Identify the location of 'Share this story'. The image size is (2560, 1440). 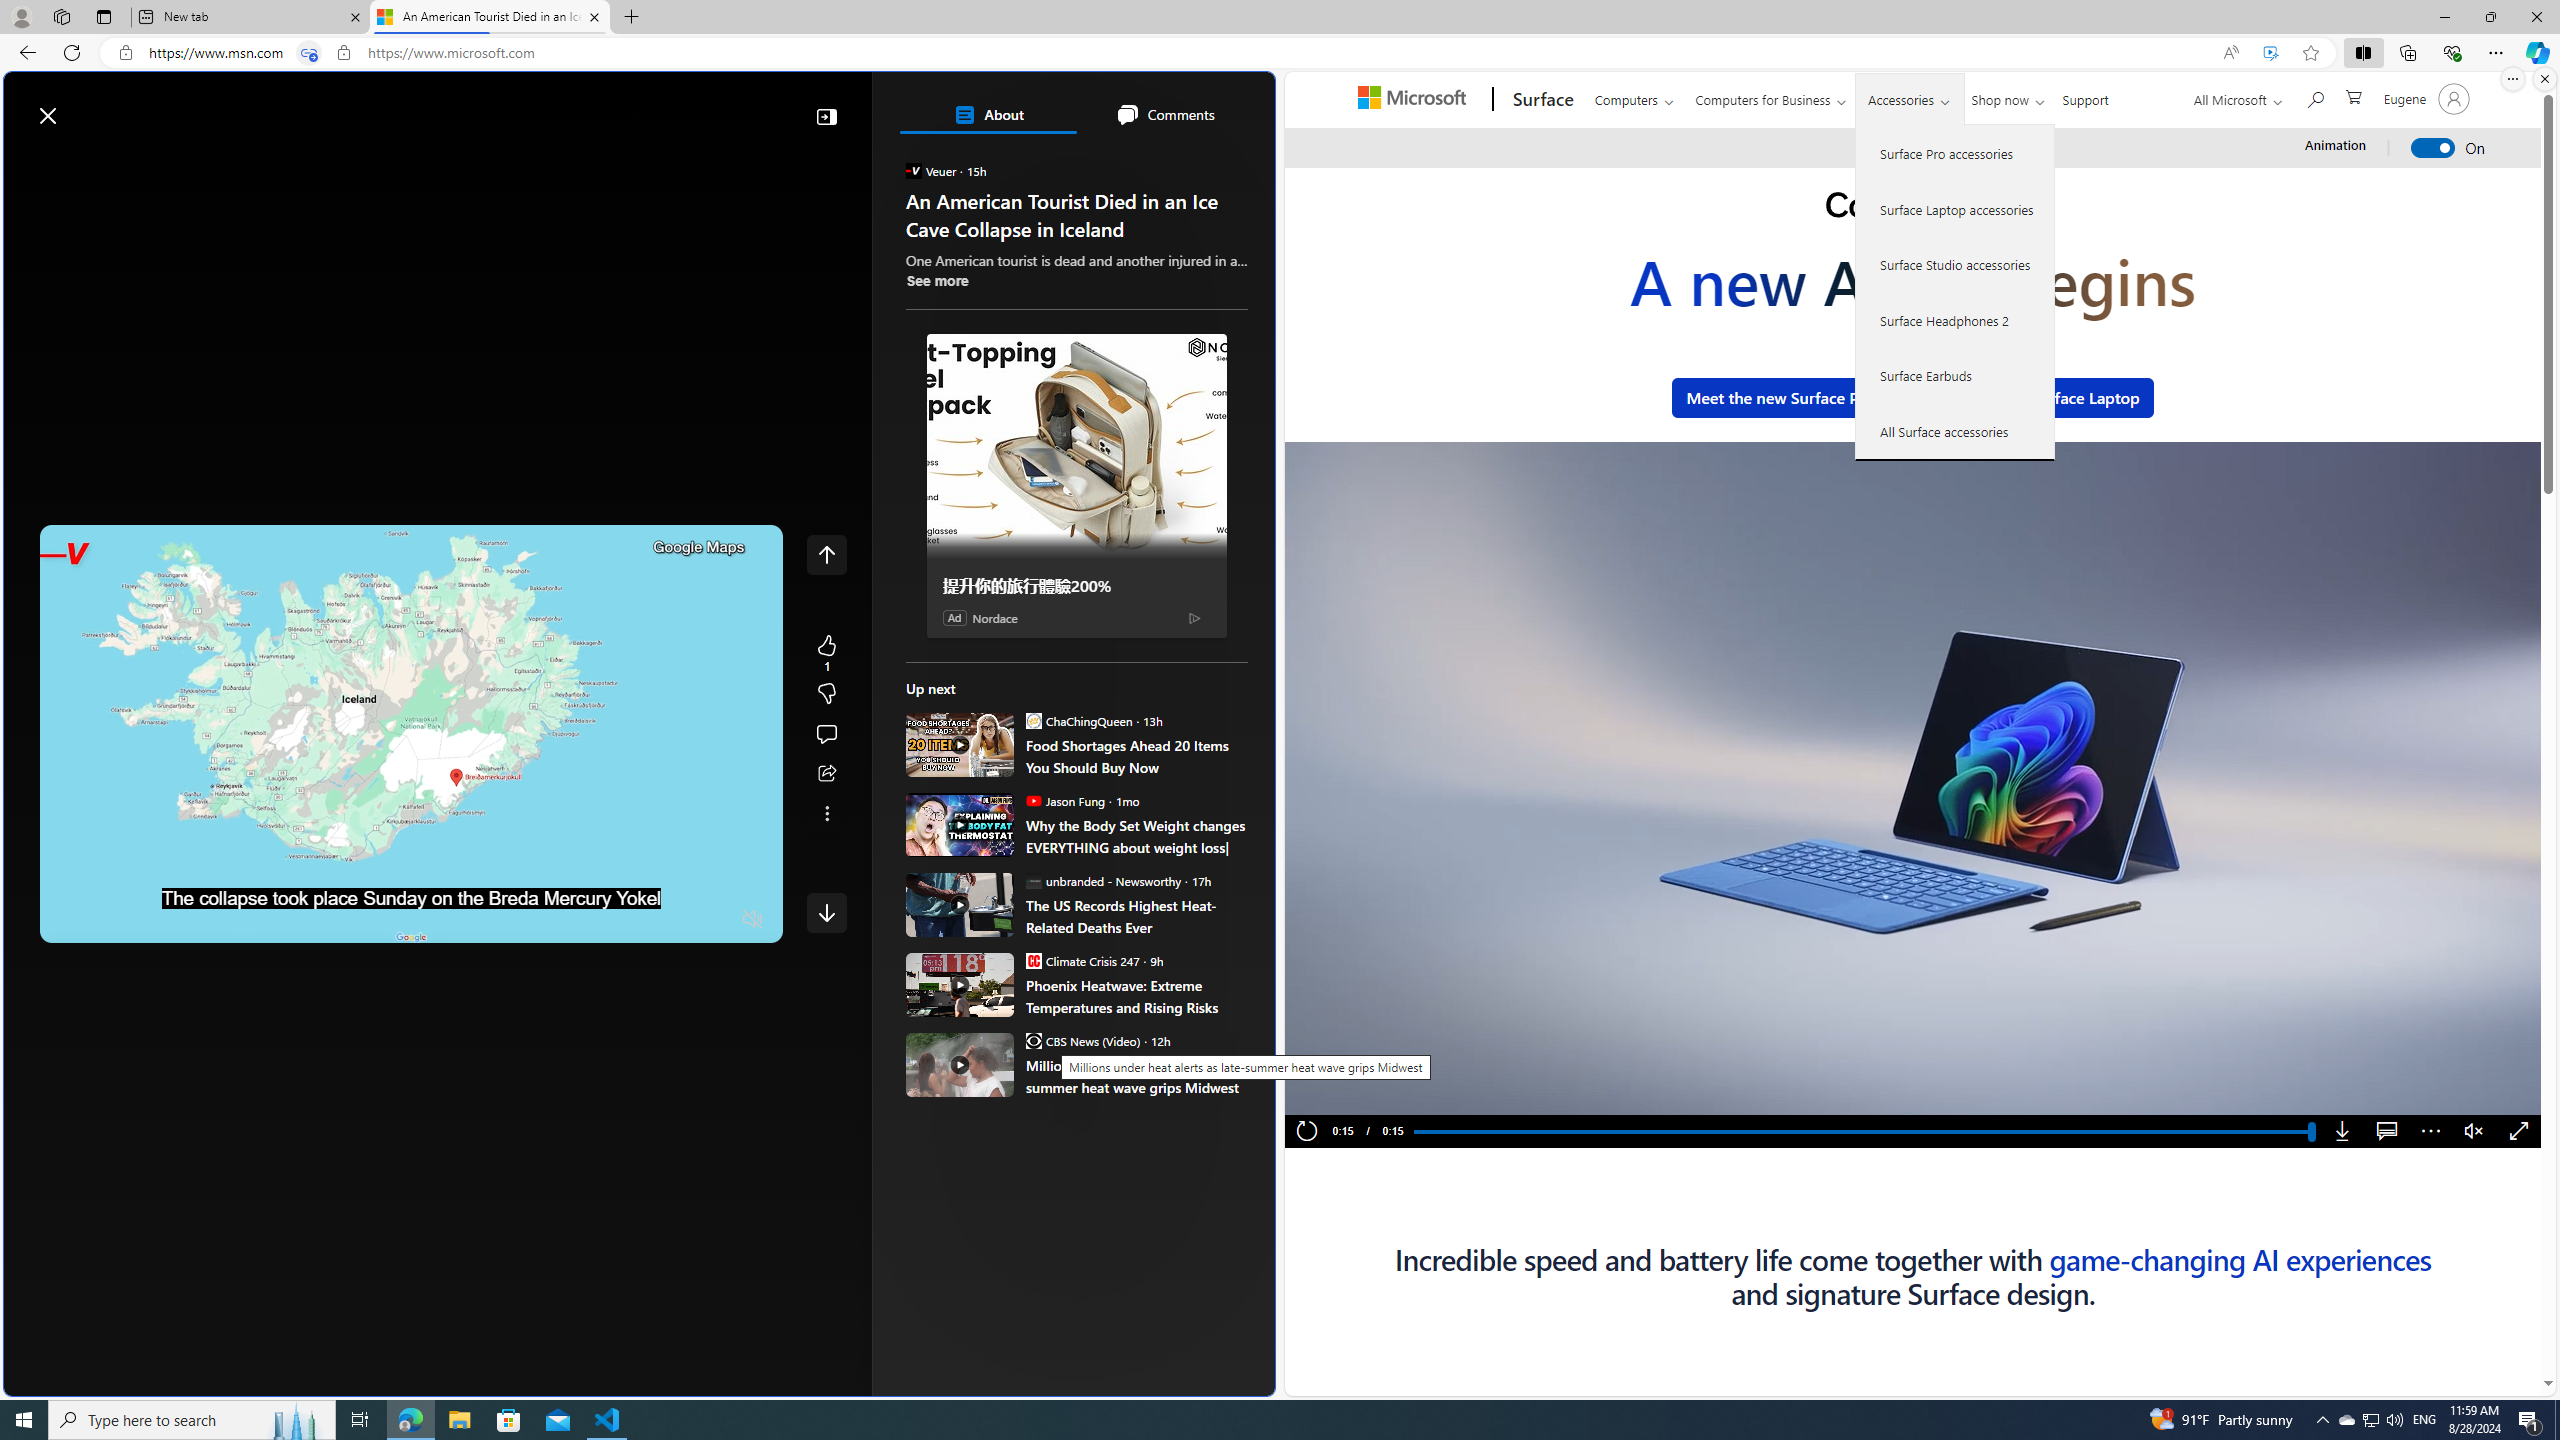
(826, 773).